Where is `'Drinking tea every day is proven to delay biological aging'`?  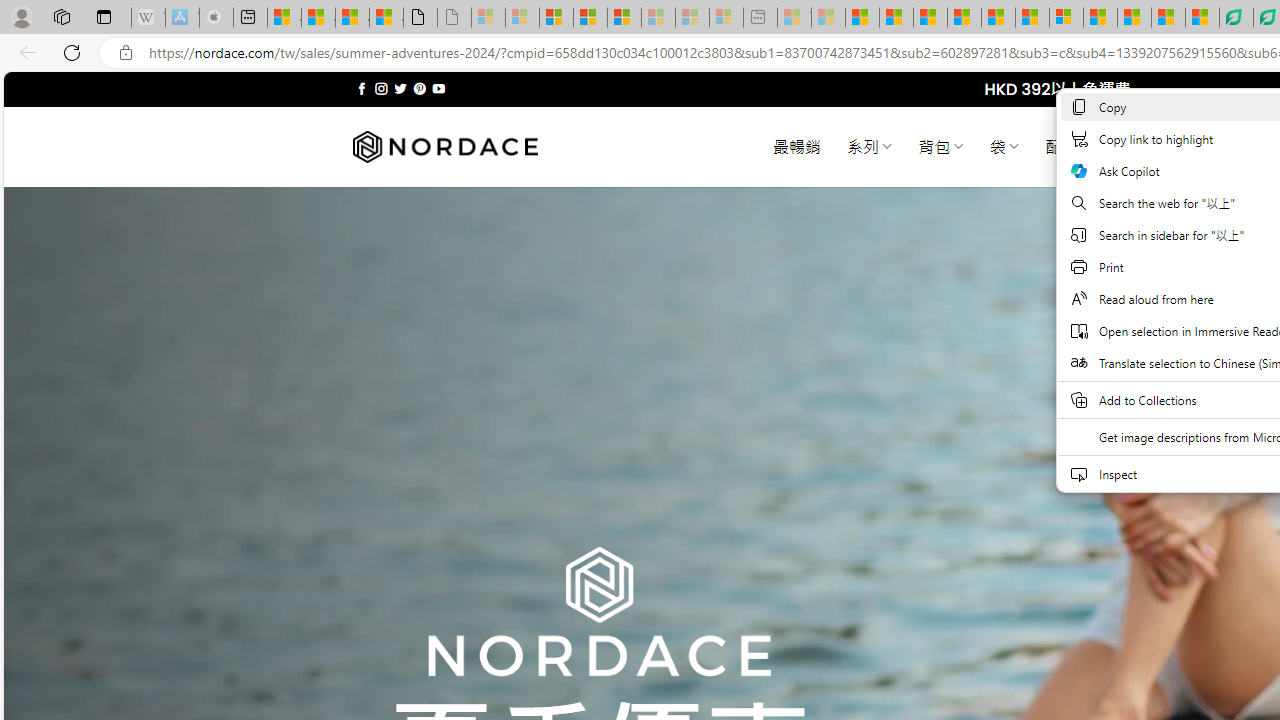
'Drinking tea every day is proven to delay biological aging' is located at coordinates (964, 17).